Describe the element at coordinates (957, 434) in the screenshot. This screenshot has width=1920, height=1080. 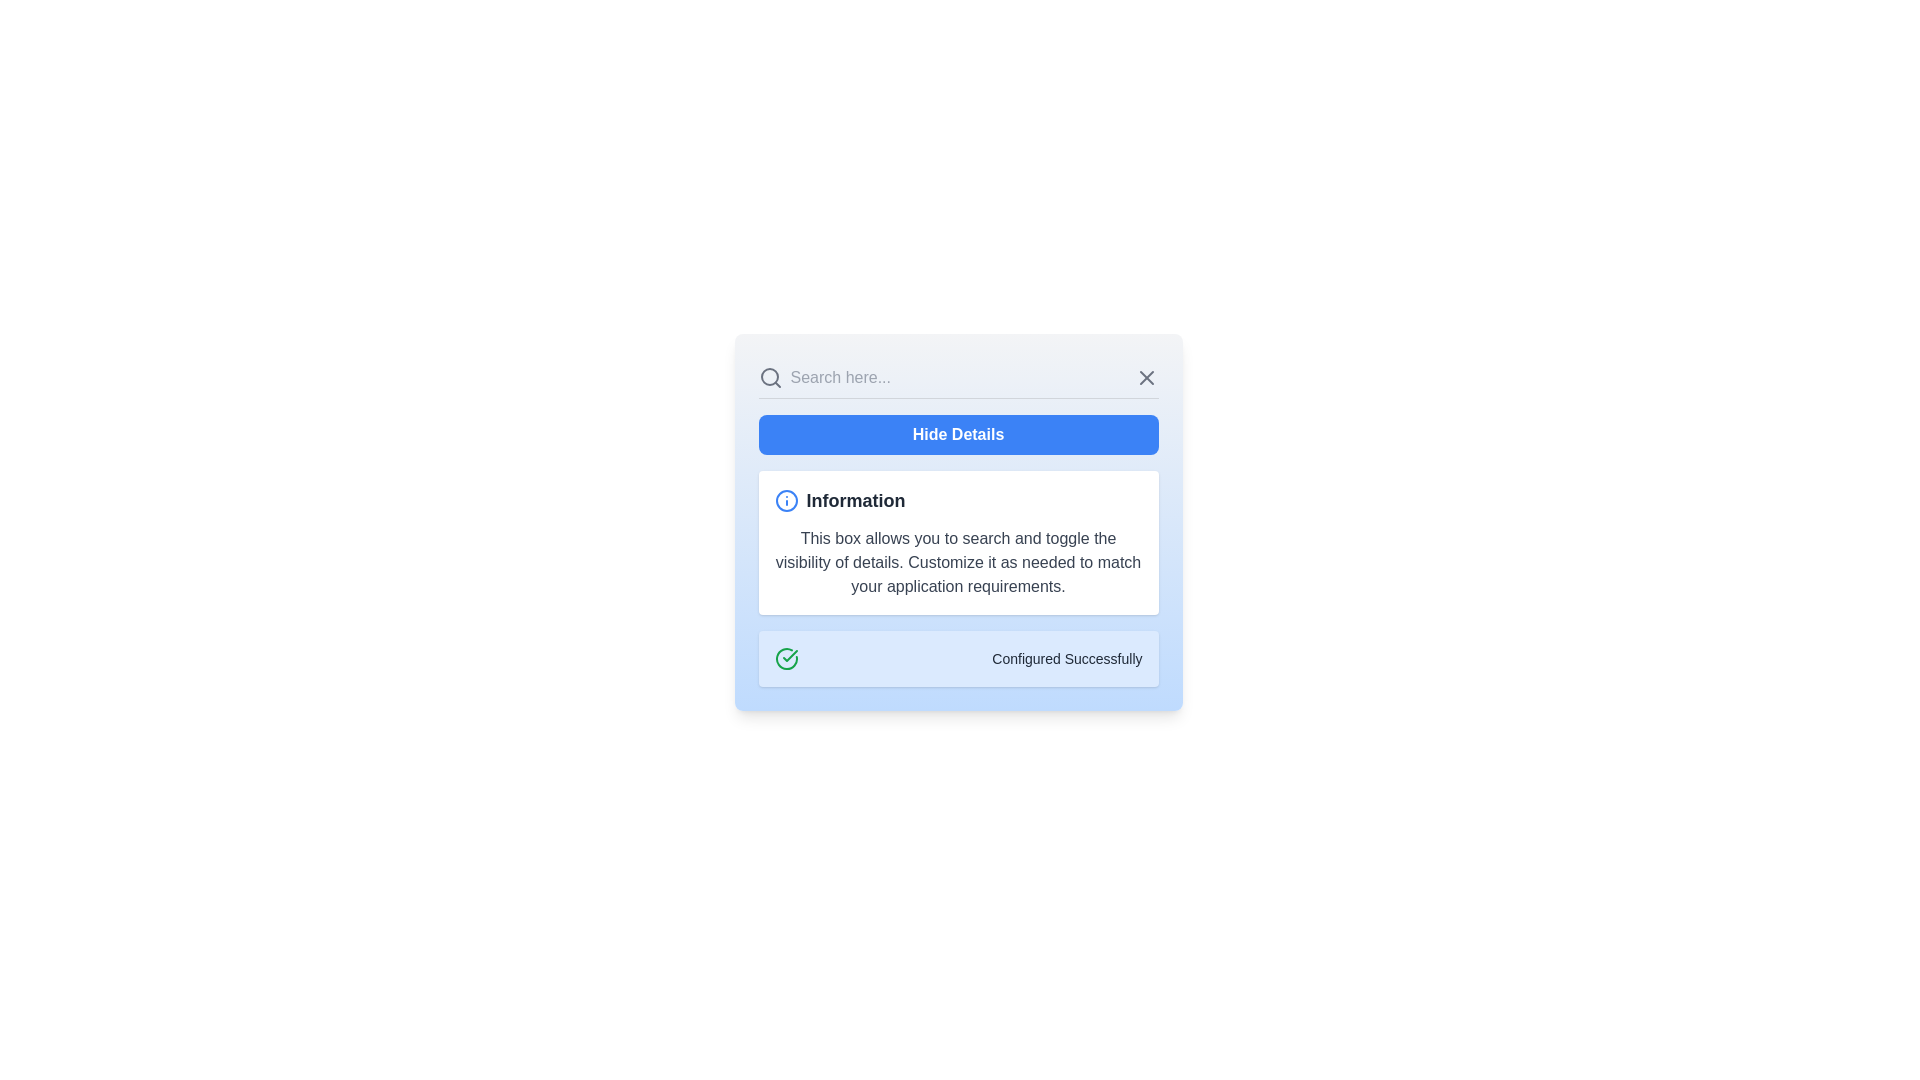
I see `the toggle button located below the search input field and above the informational content to hide the details` at that location.